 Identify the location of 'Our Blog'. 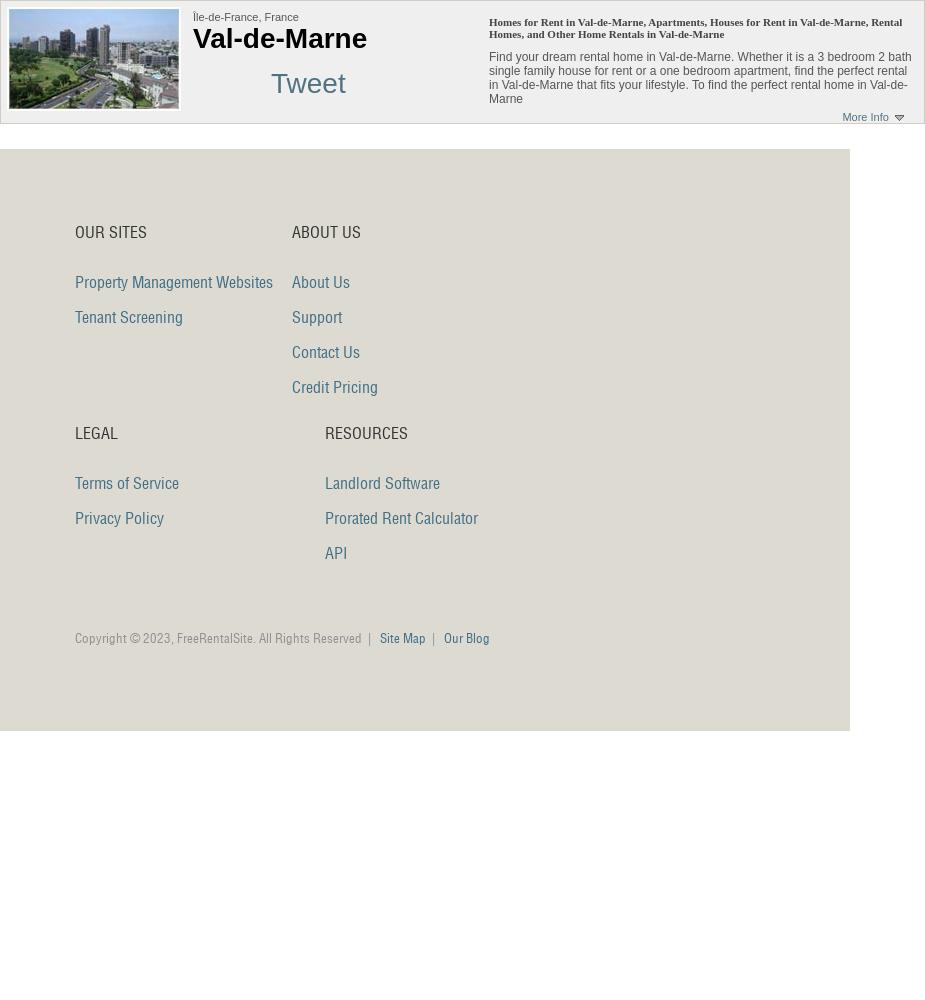
(467, 638).